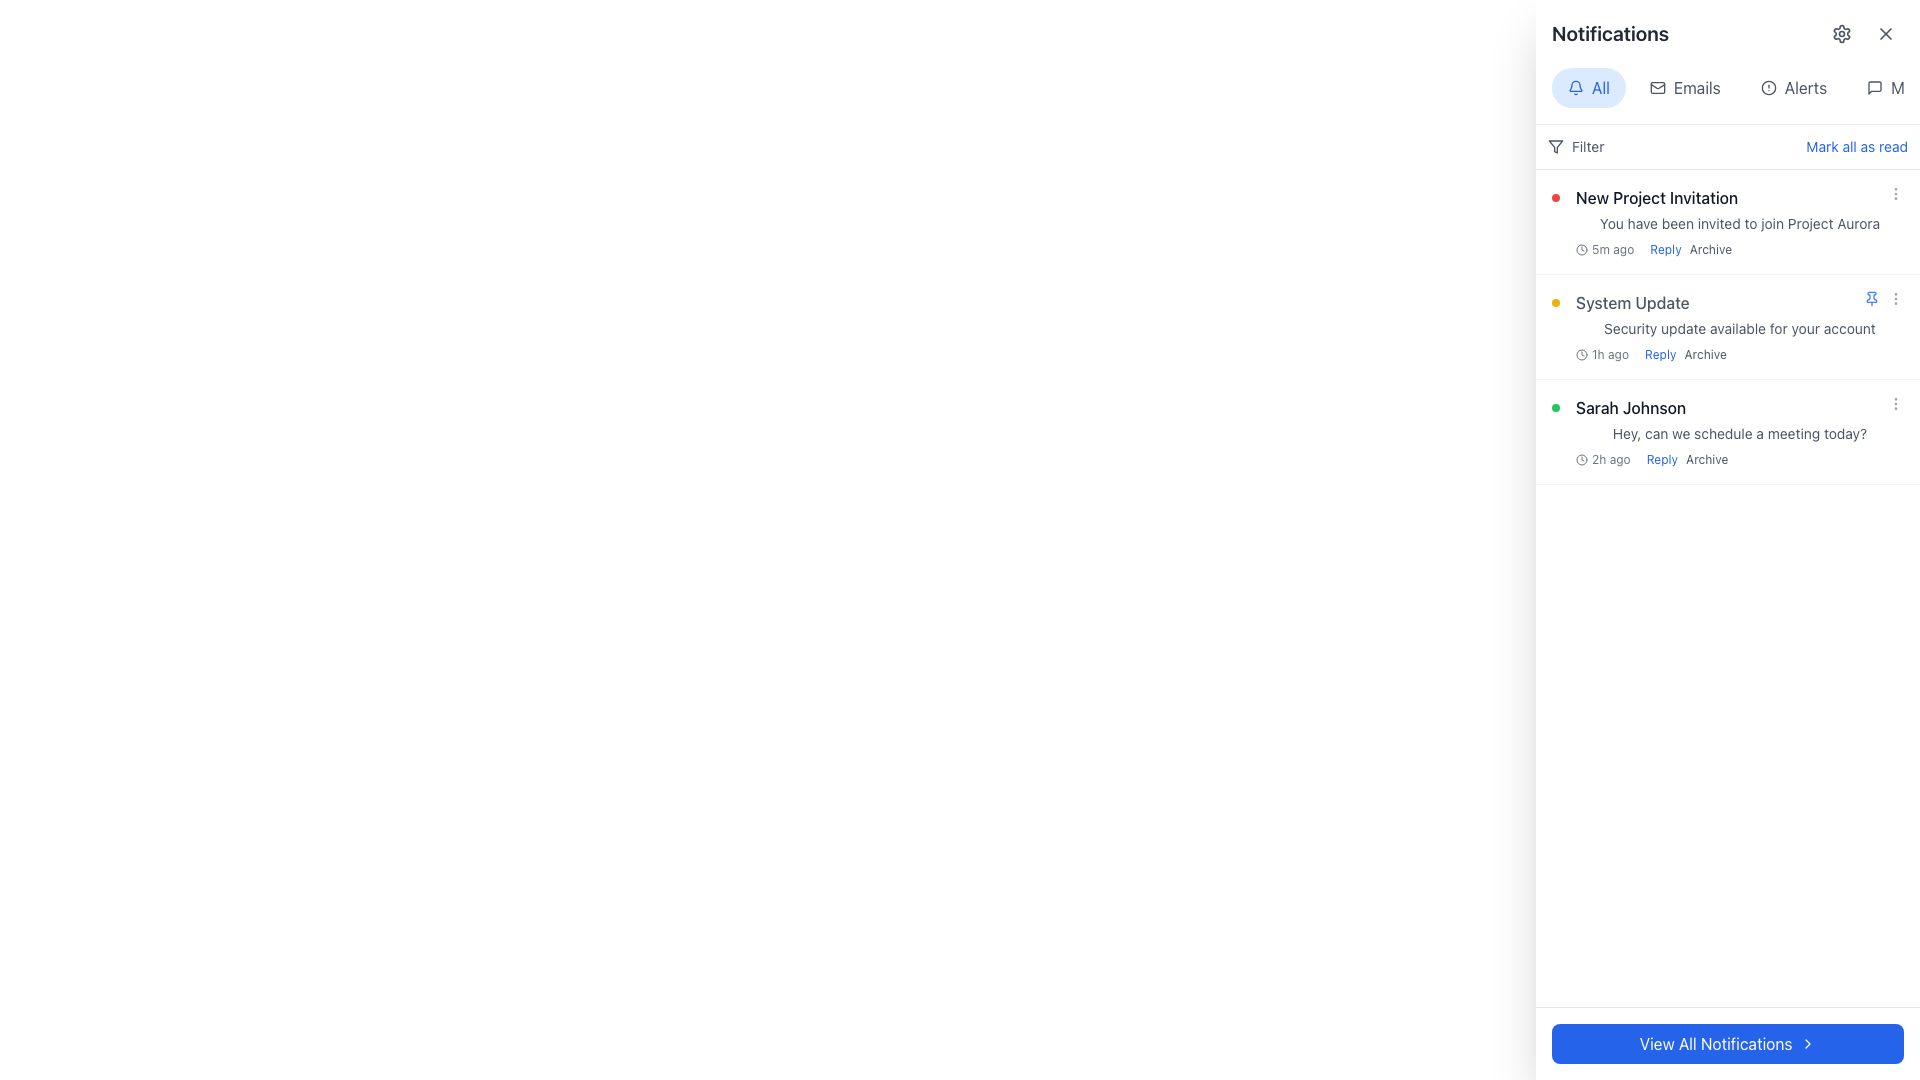  Describe the element at coordinates (1686, 459) in the screenshot. I see `the 'Archive' link within the interactive options group of the notification for 'Sarah Johnson'` at that location.